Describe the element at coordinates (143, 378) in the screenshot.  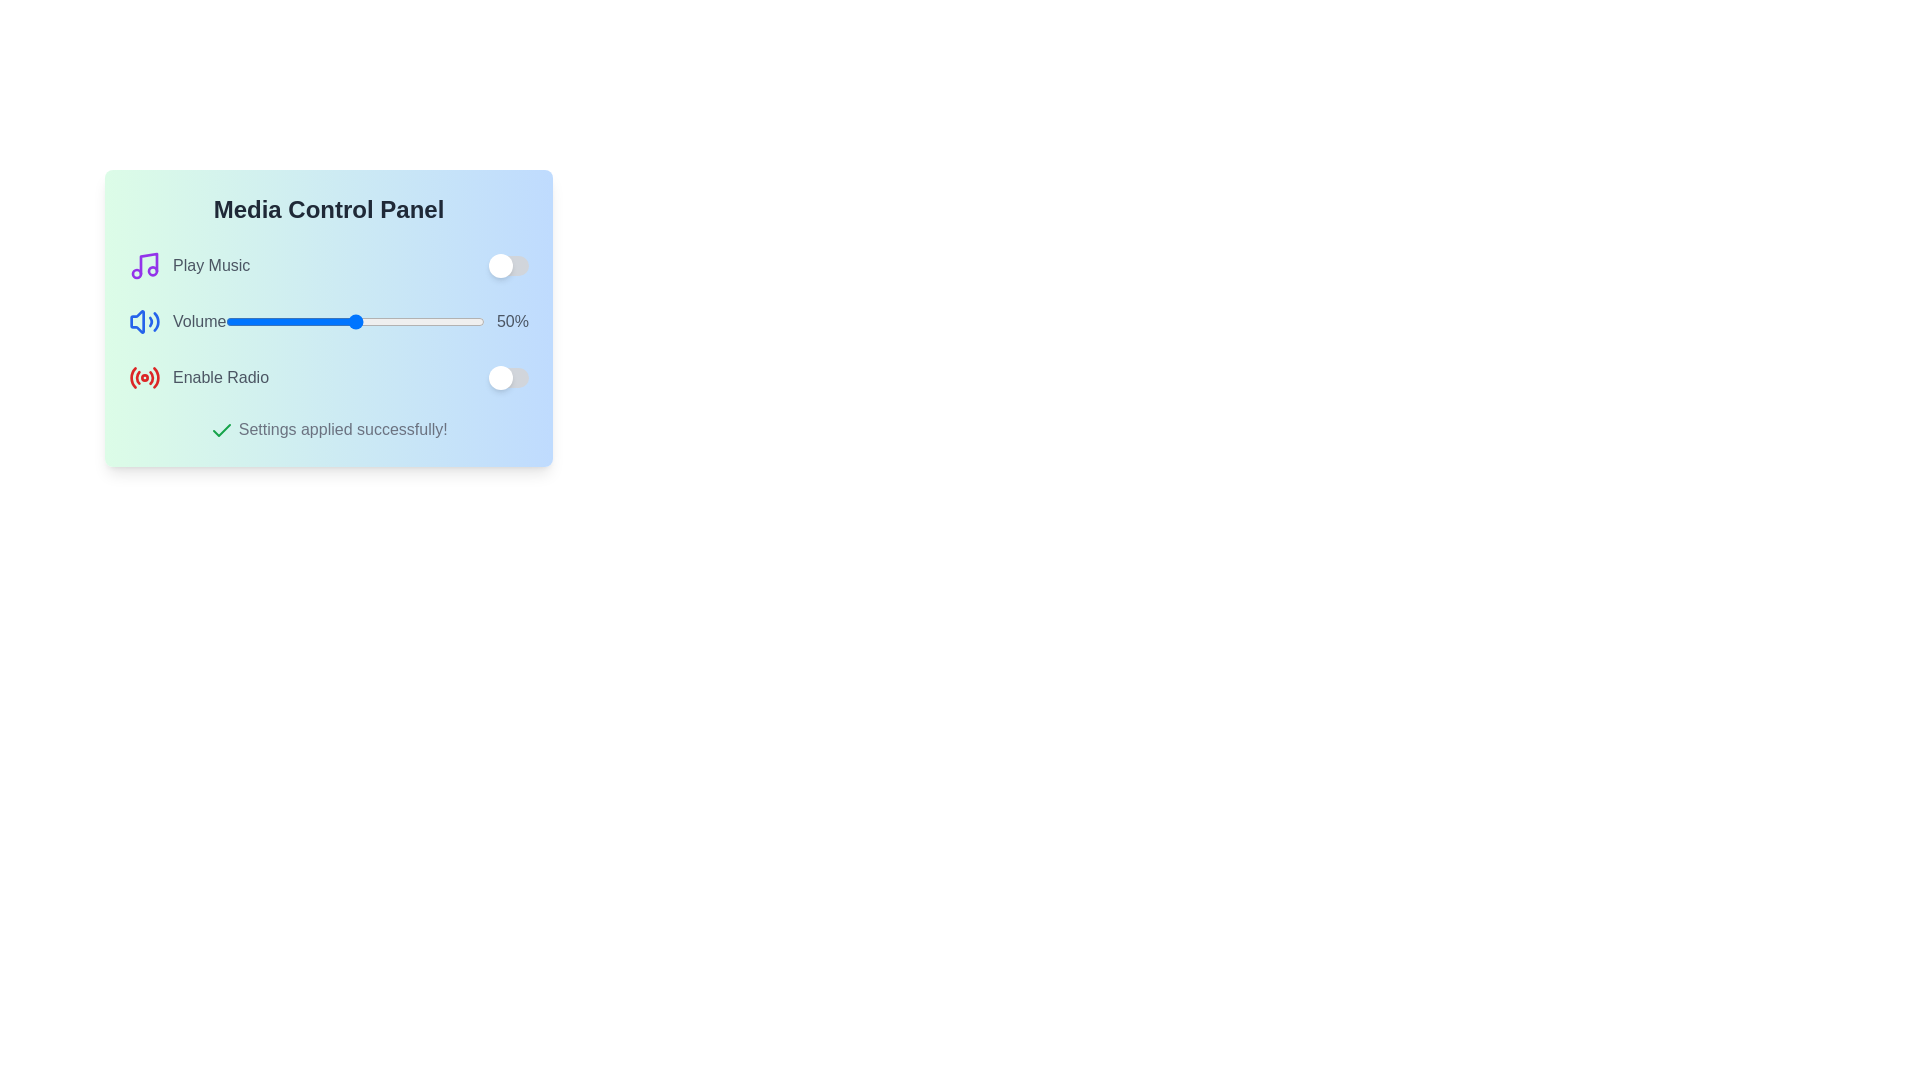
I see `the red radiating icon representing radio waves in the 'Enable Radio' section of the Media Control Panel, located to the left of the 'Enable Radio' label` at that location.